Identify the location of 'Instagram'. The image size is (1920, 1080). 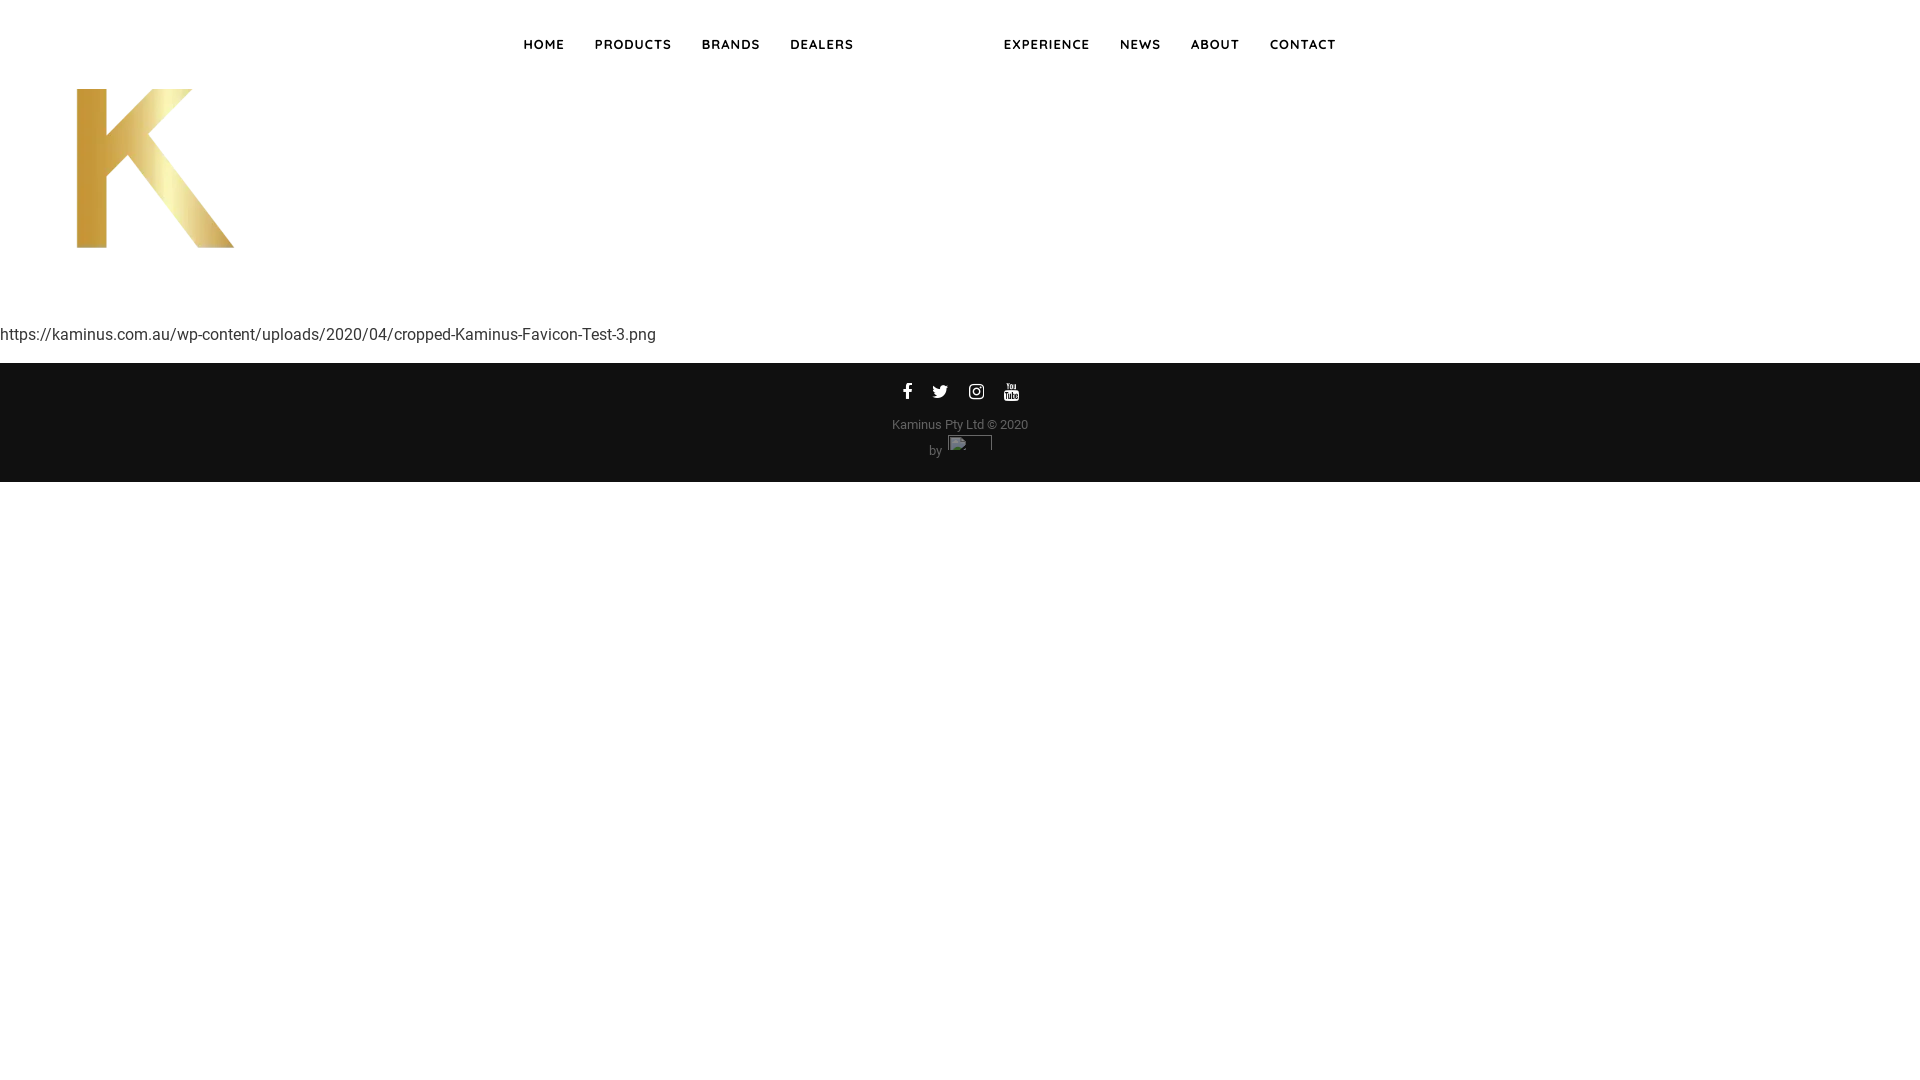
(975, 395).